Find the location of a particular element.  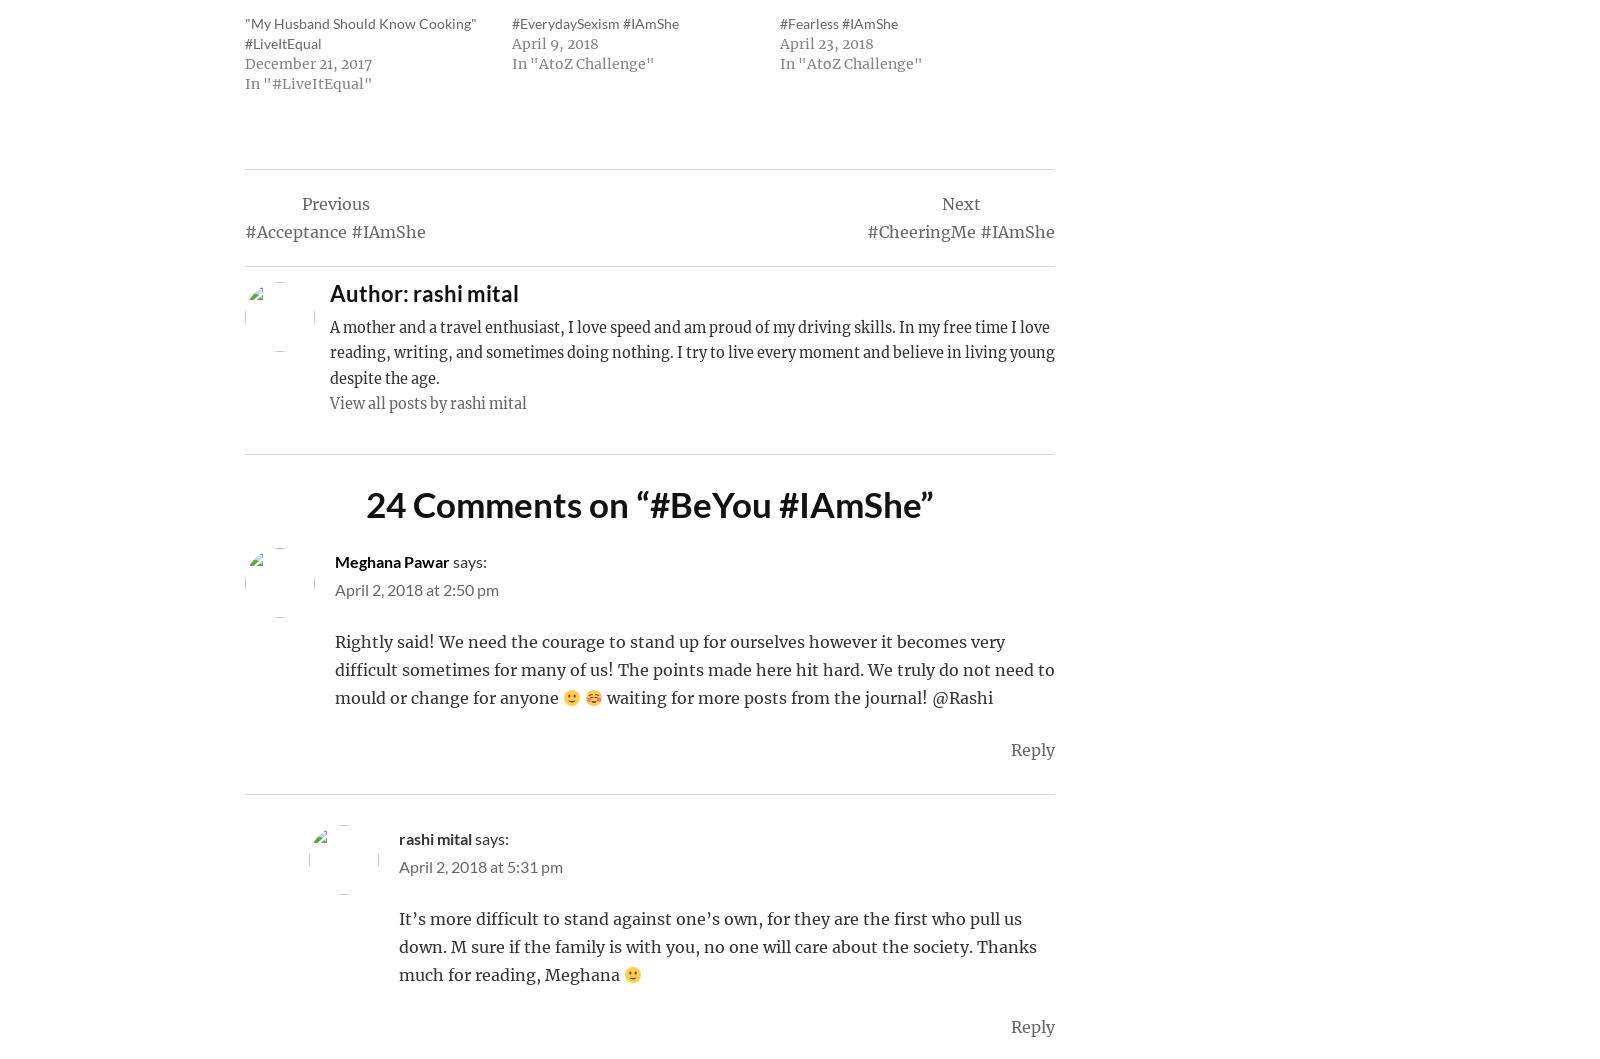

'#BeYou  #IAmShe' is located at coordinates (649, 503).